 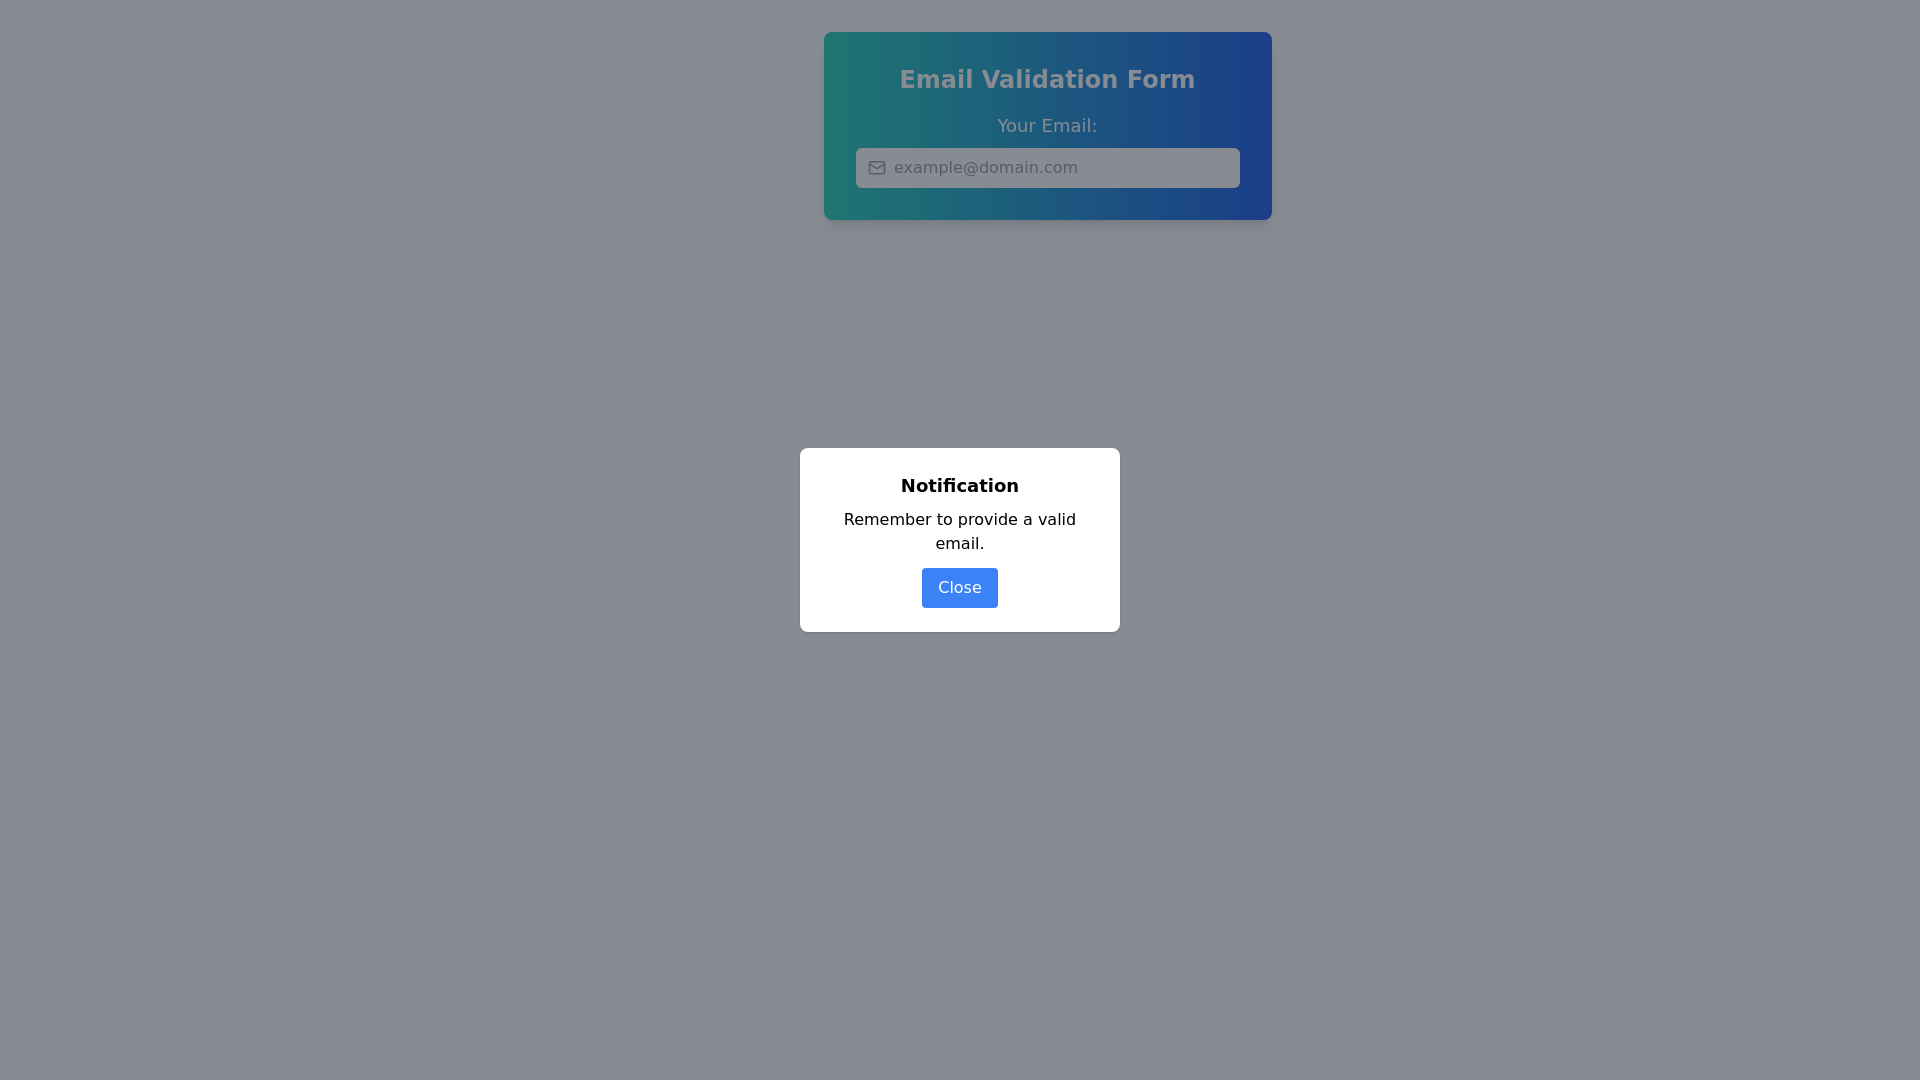 What do you see at coordinates (960, 540) in the screenshot?
I see `notification text from the Modal dialog that conveys an important message about providing a valid email` at bounding box center [960, 540].